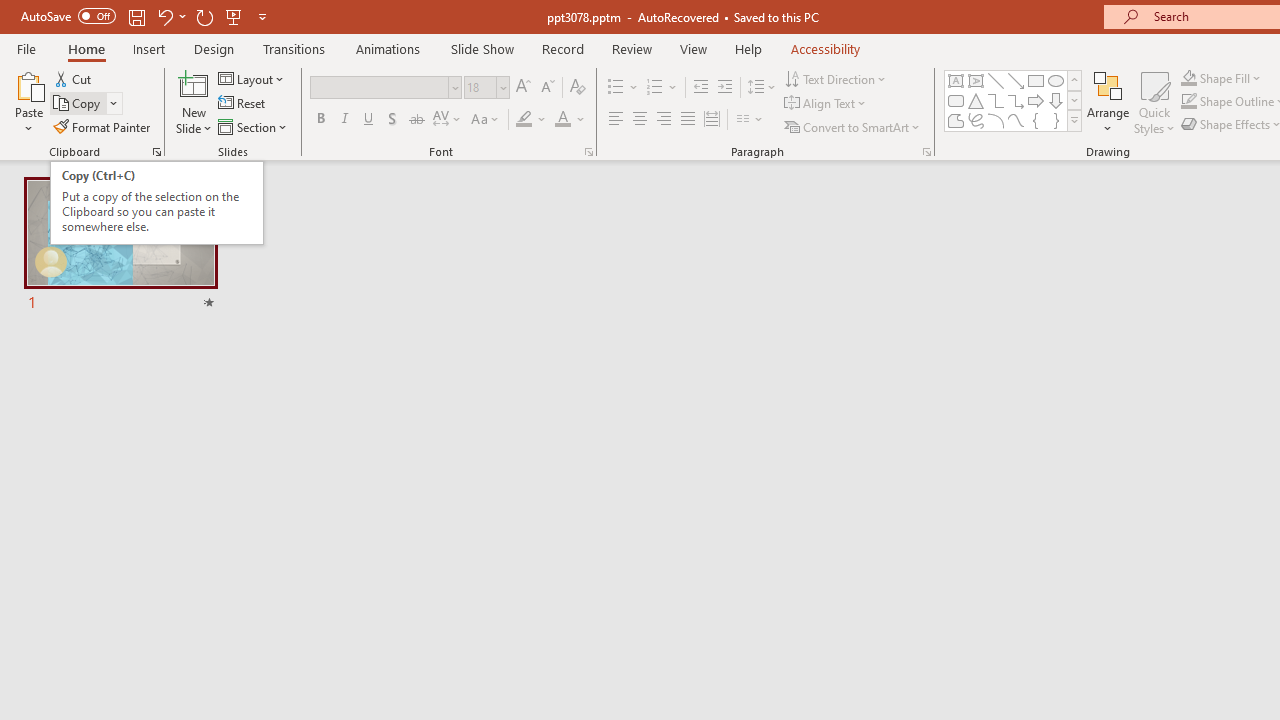  Describe the element at coordinates (415, 119) in the screenshot. I see `'Strikethrough'` at that location.